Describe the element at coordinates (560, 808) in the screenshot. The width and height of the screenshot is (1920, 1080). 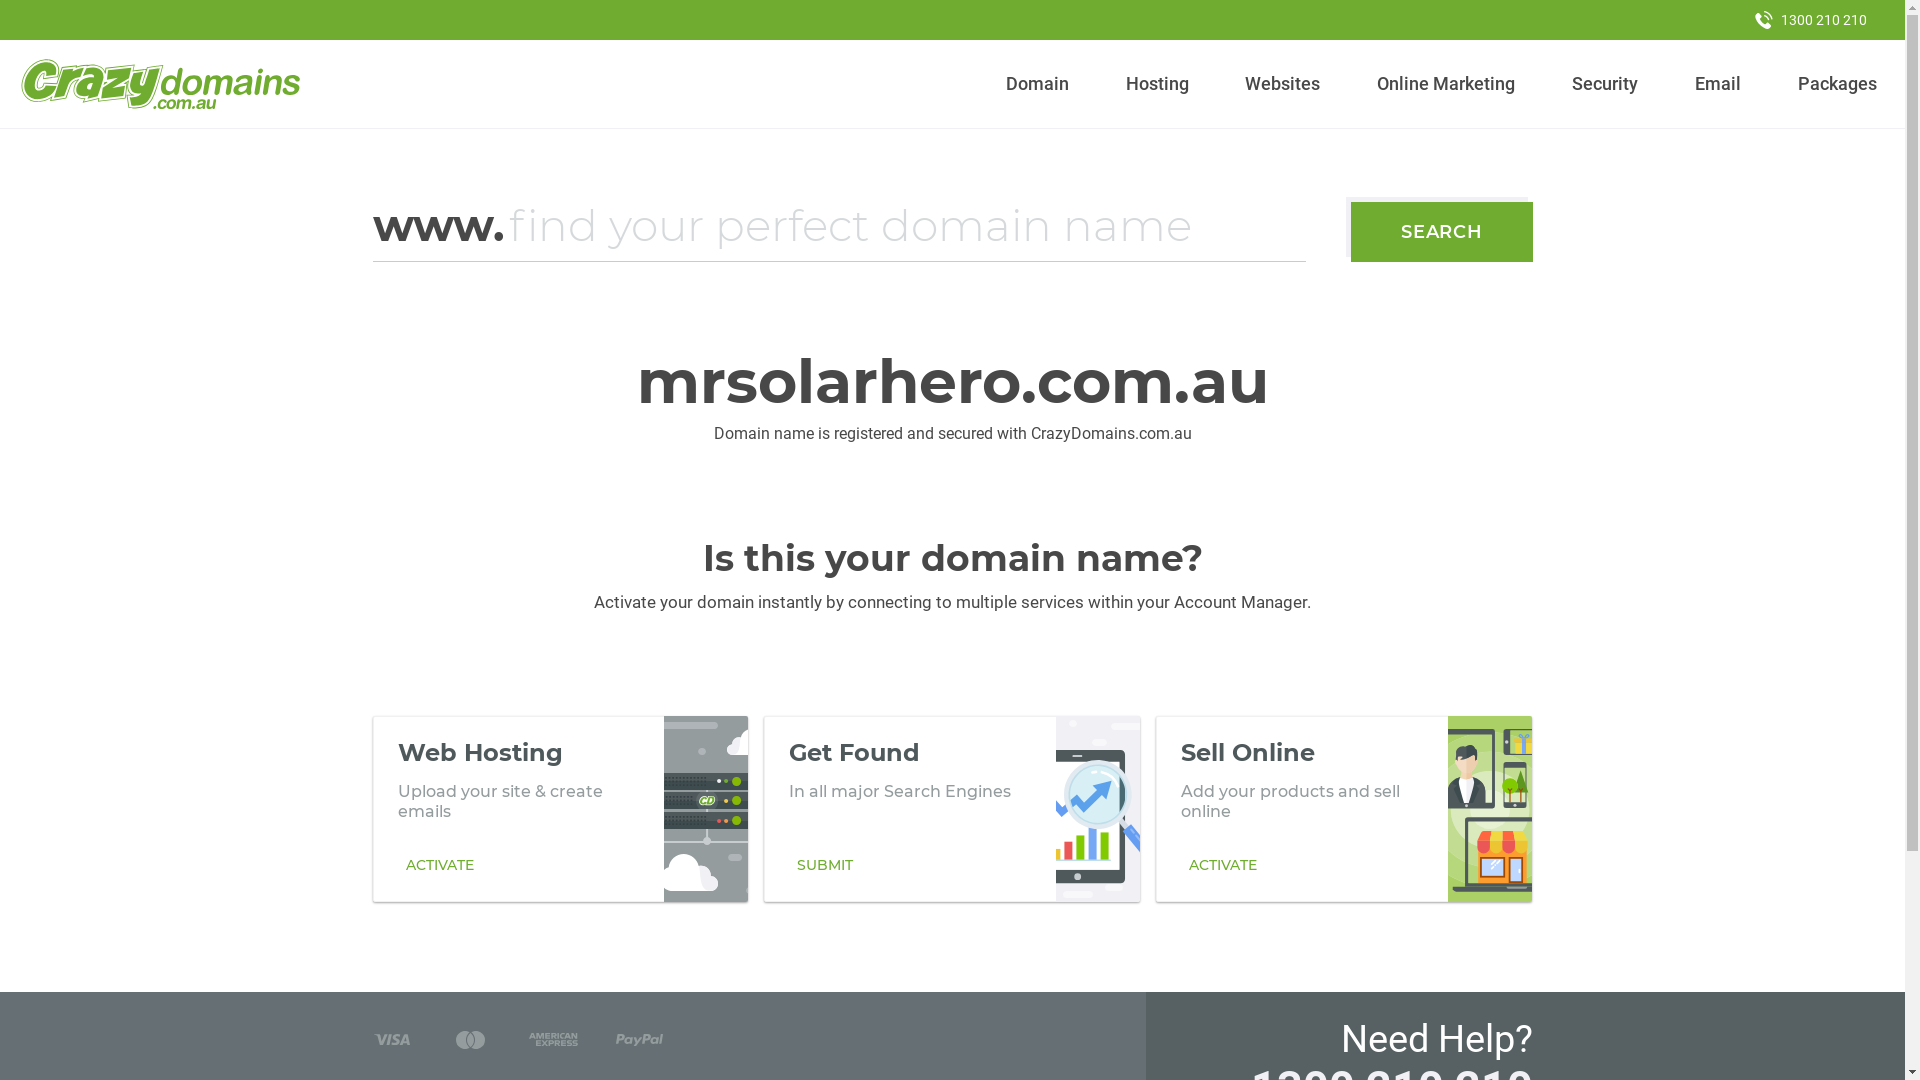
I see `'Web Hosting` at that location.